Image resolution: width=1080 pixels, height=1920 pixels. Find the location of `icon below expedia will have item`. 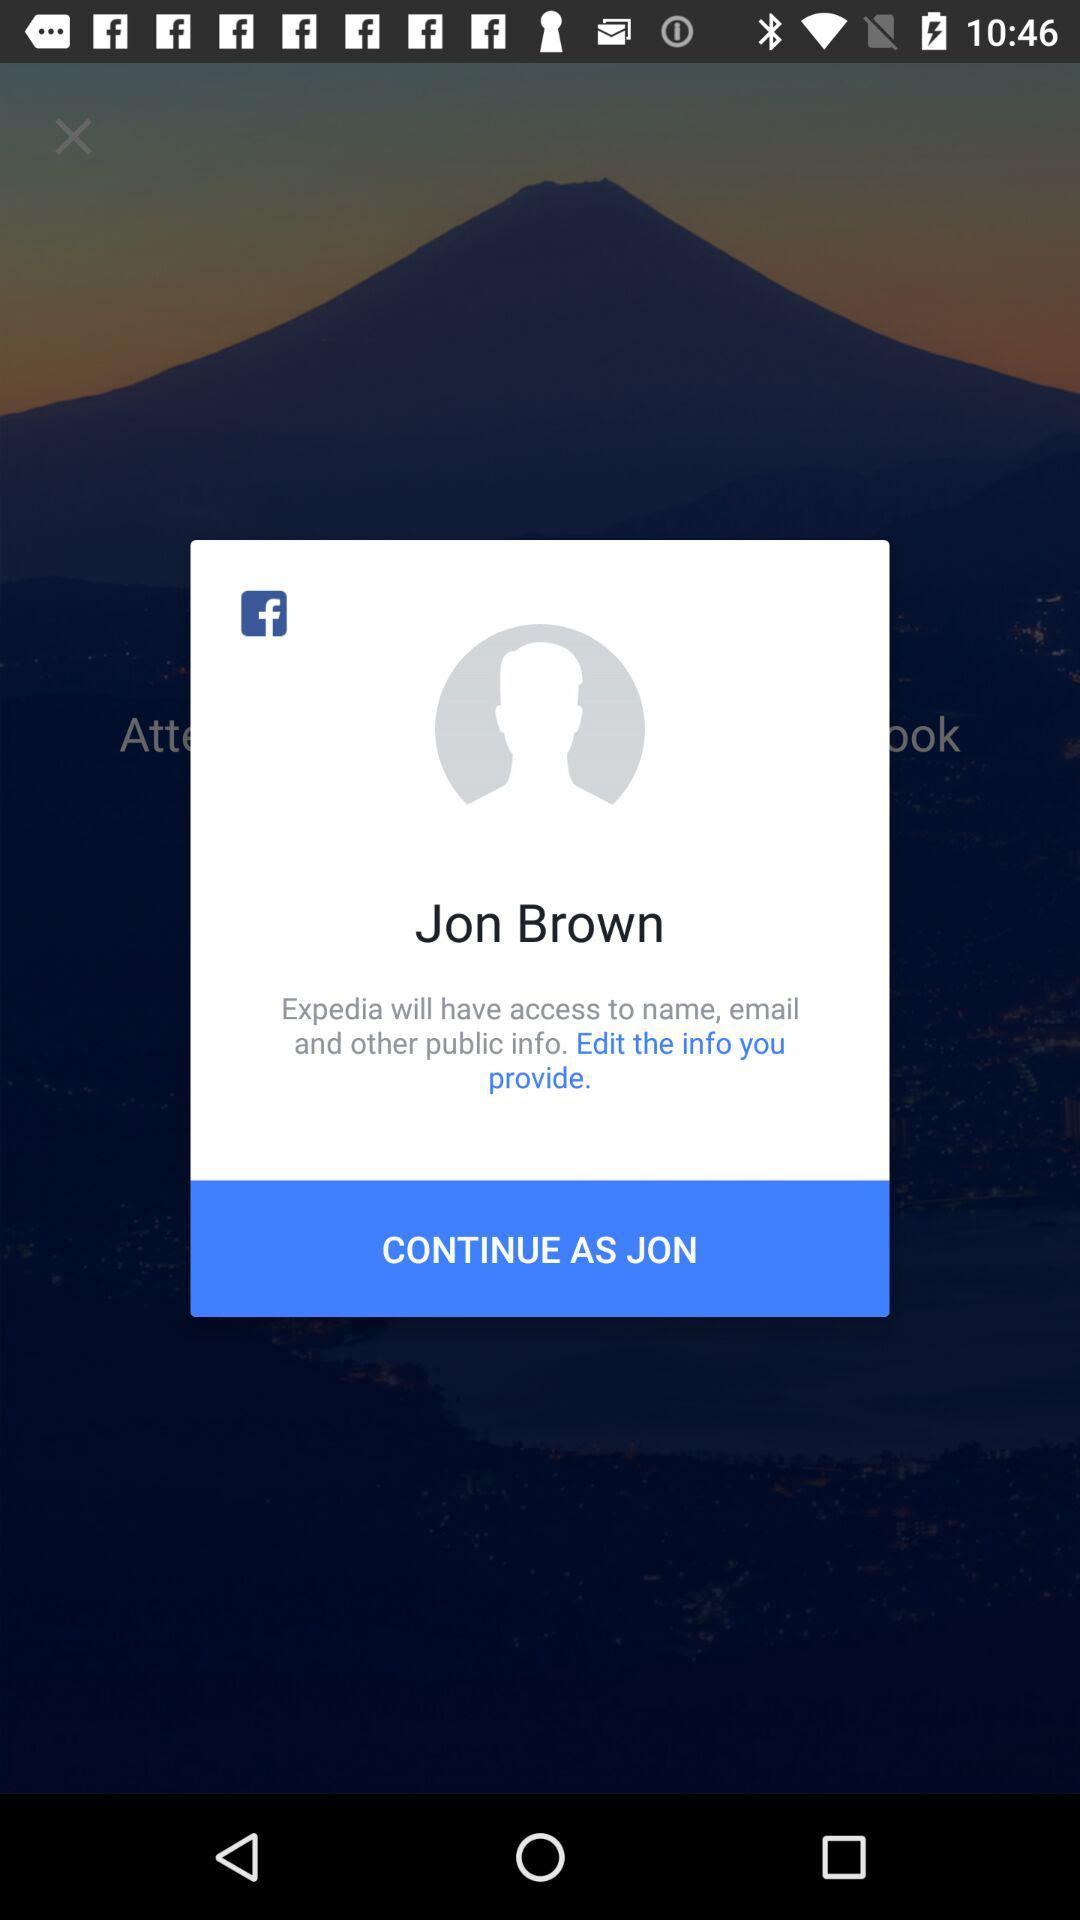

icon below expedia will have item is located at coordinates (540, 1247).